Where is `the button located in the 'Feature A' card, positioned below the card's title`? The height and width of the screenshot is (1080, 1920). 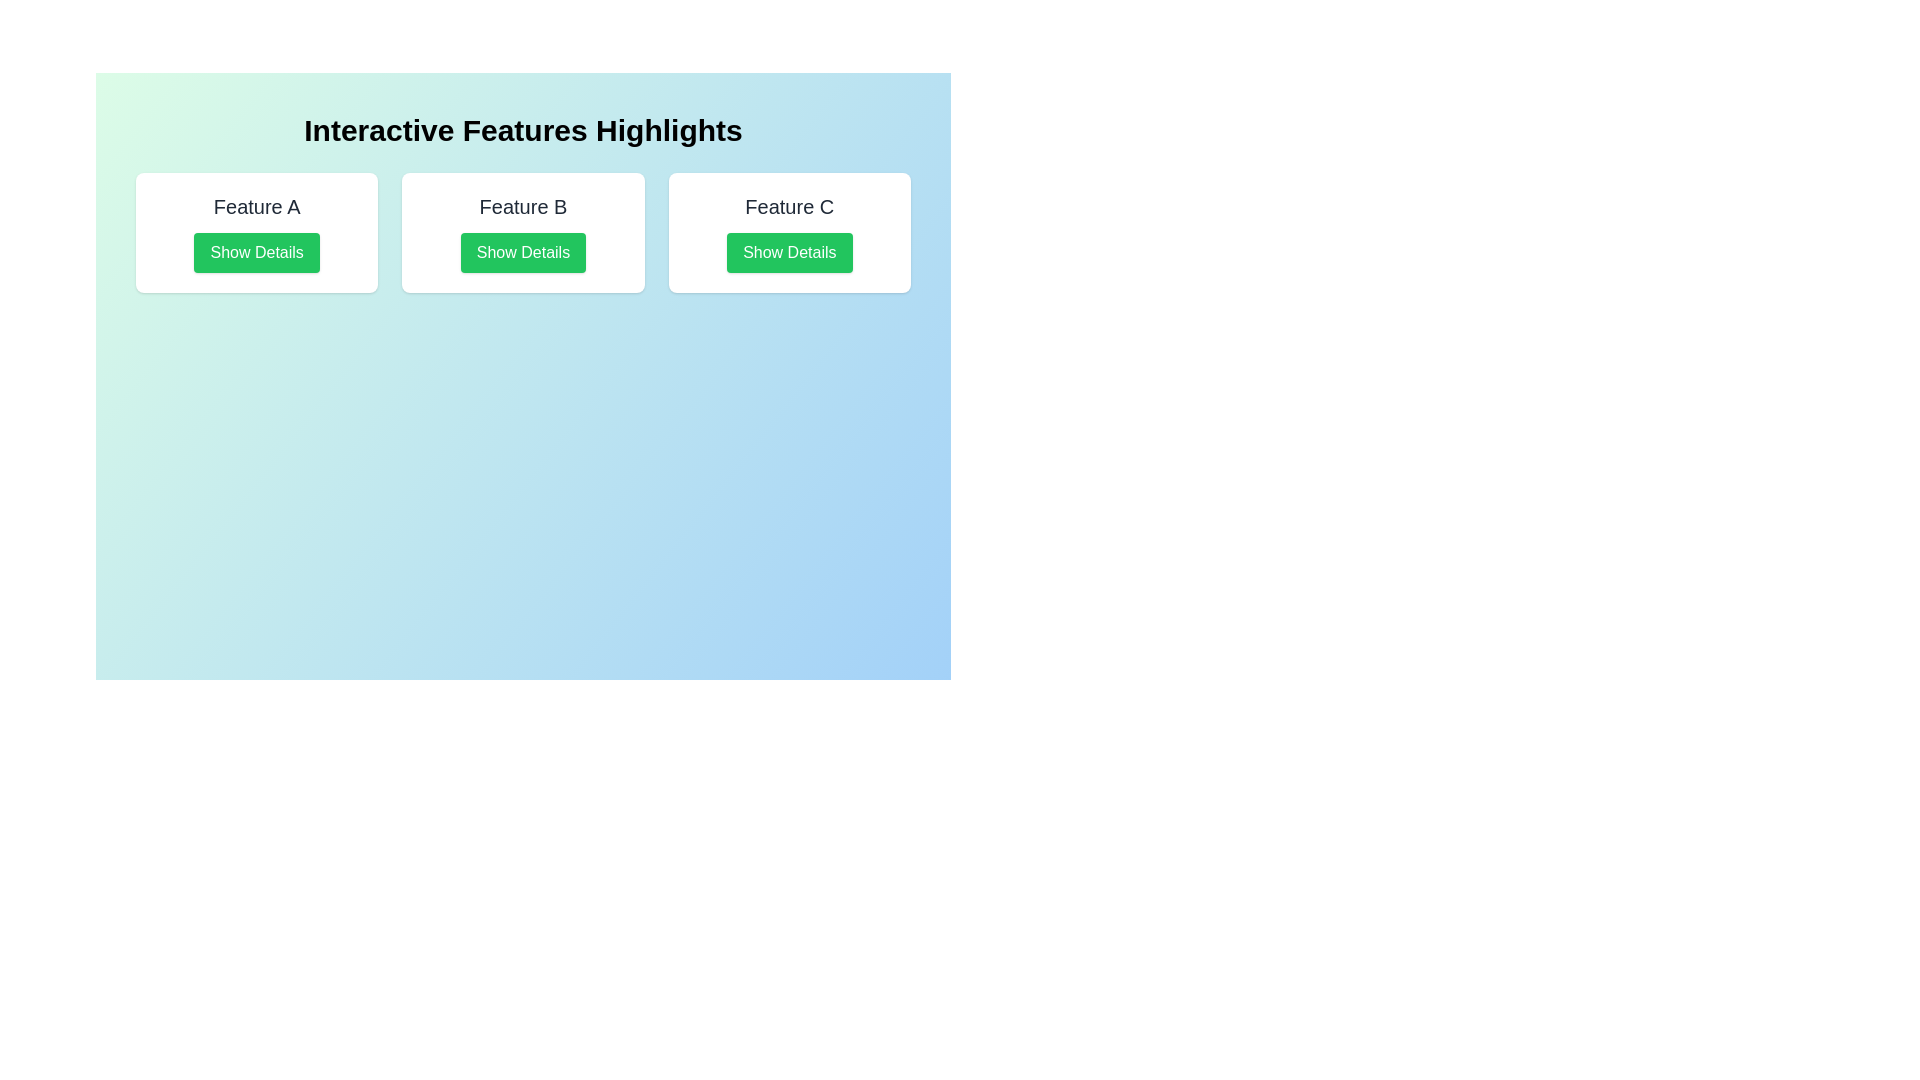
the button located in the 'Feature A' card, positioned below the card's title is located at coordinates (256, 252).